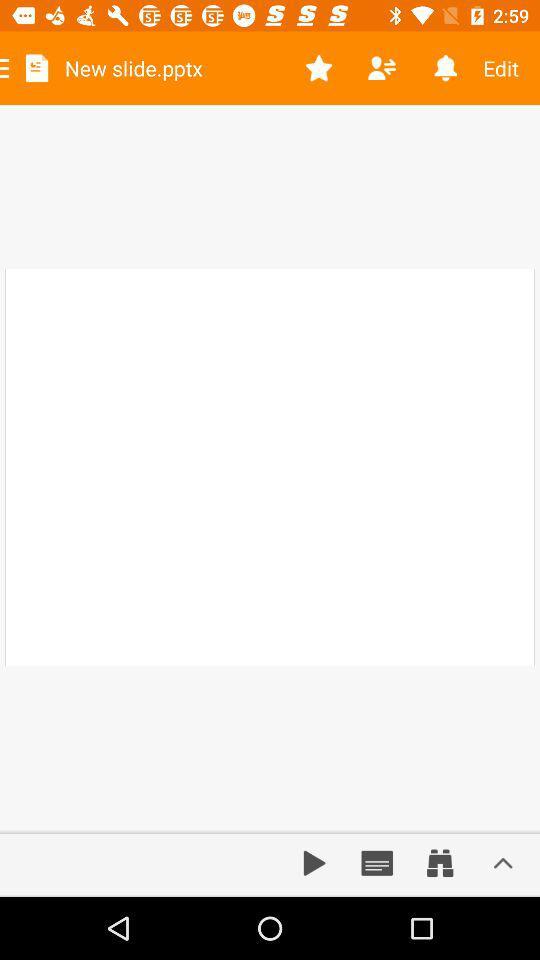 This screenshot has width=540, height=960. I want to click on more options, so click(502, 862).